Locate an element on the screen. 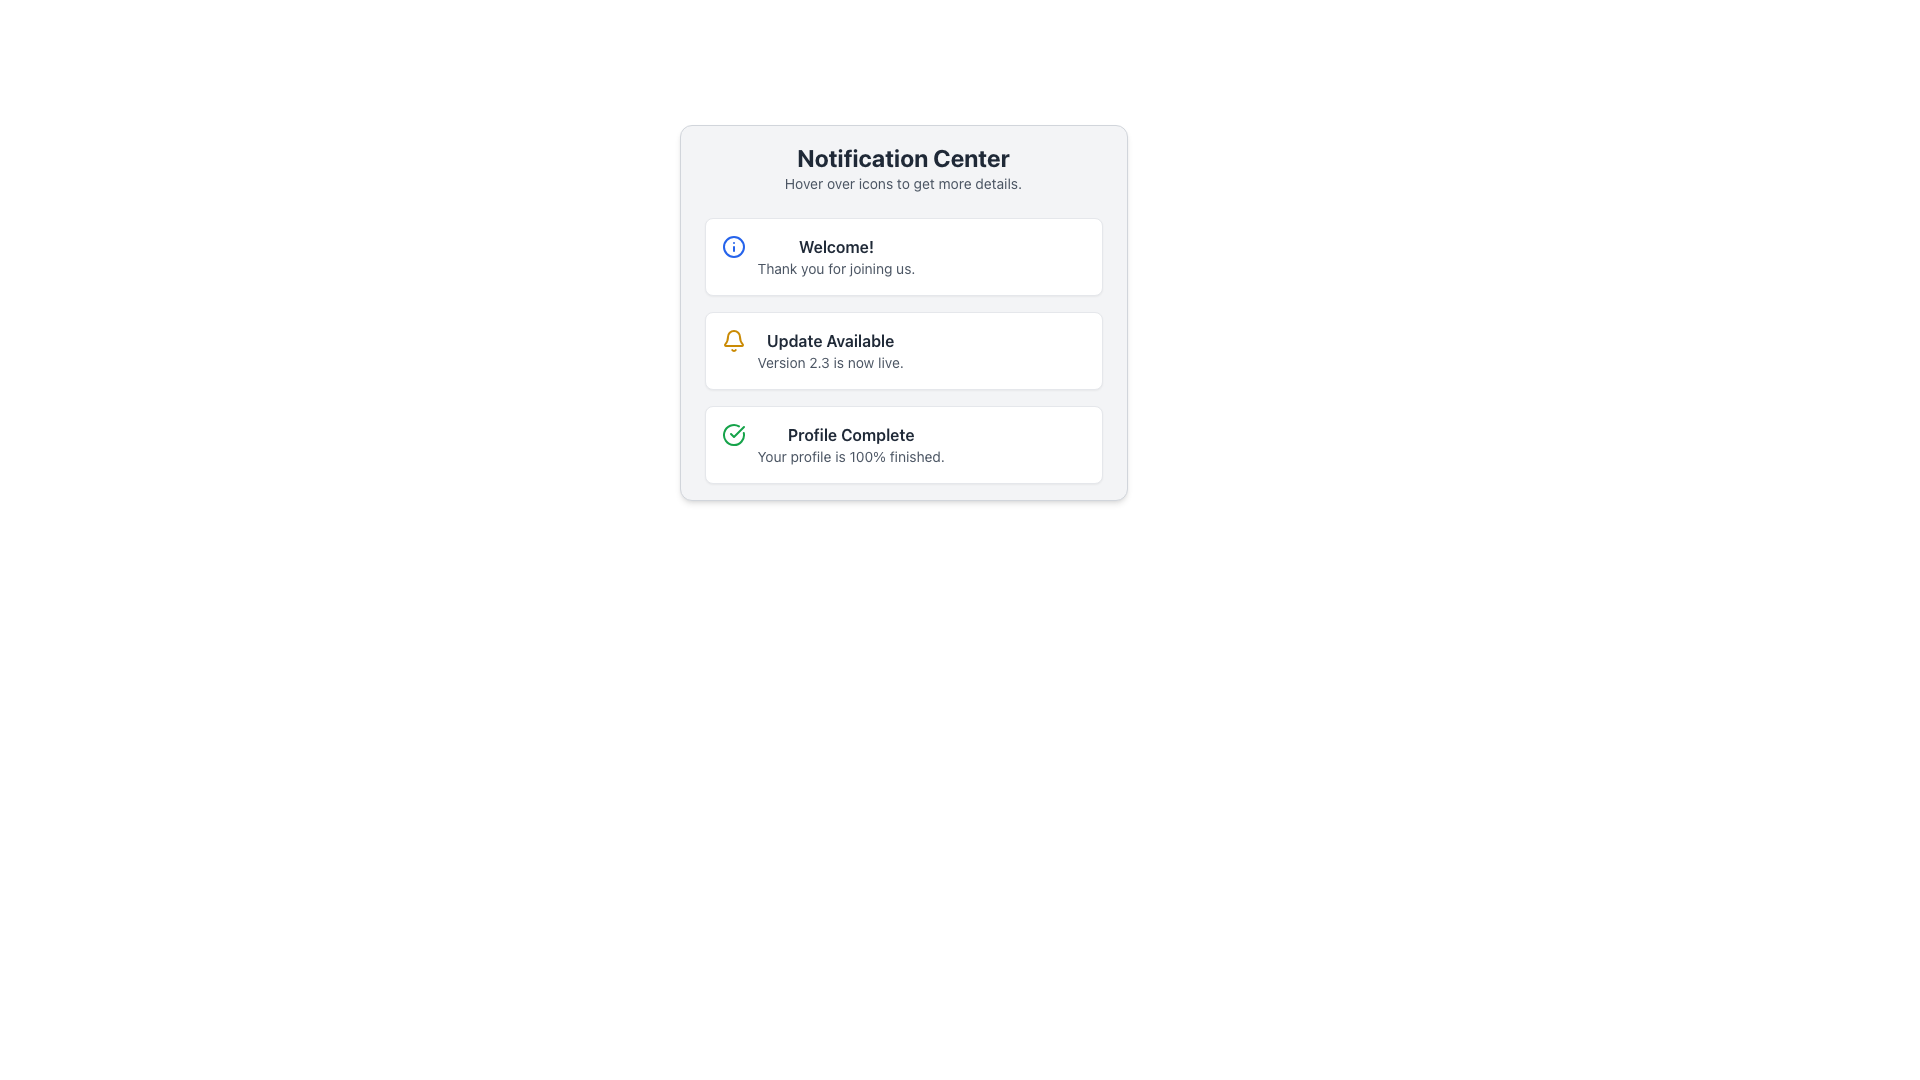  the green checkmark icon within the 'Profile Complete' card in the 'Notification Center' is located at coordinates (732, 434).